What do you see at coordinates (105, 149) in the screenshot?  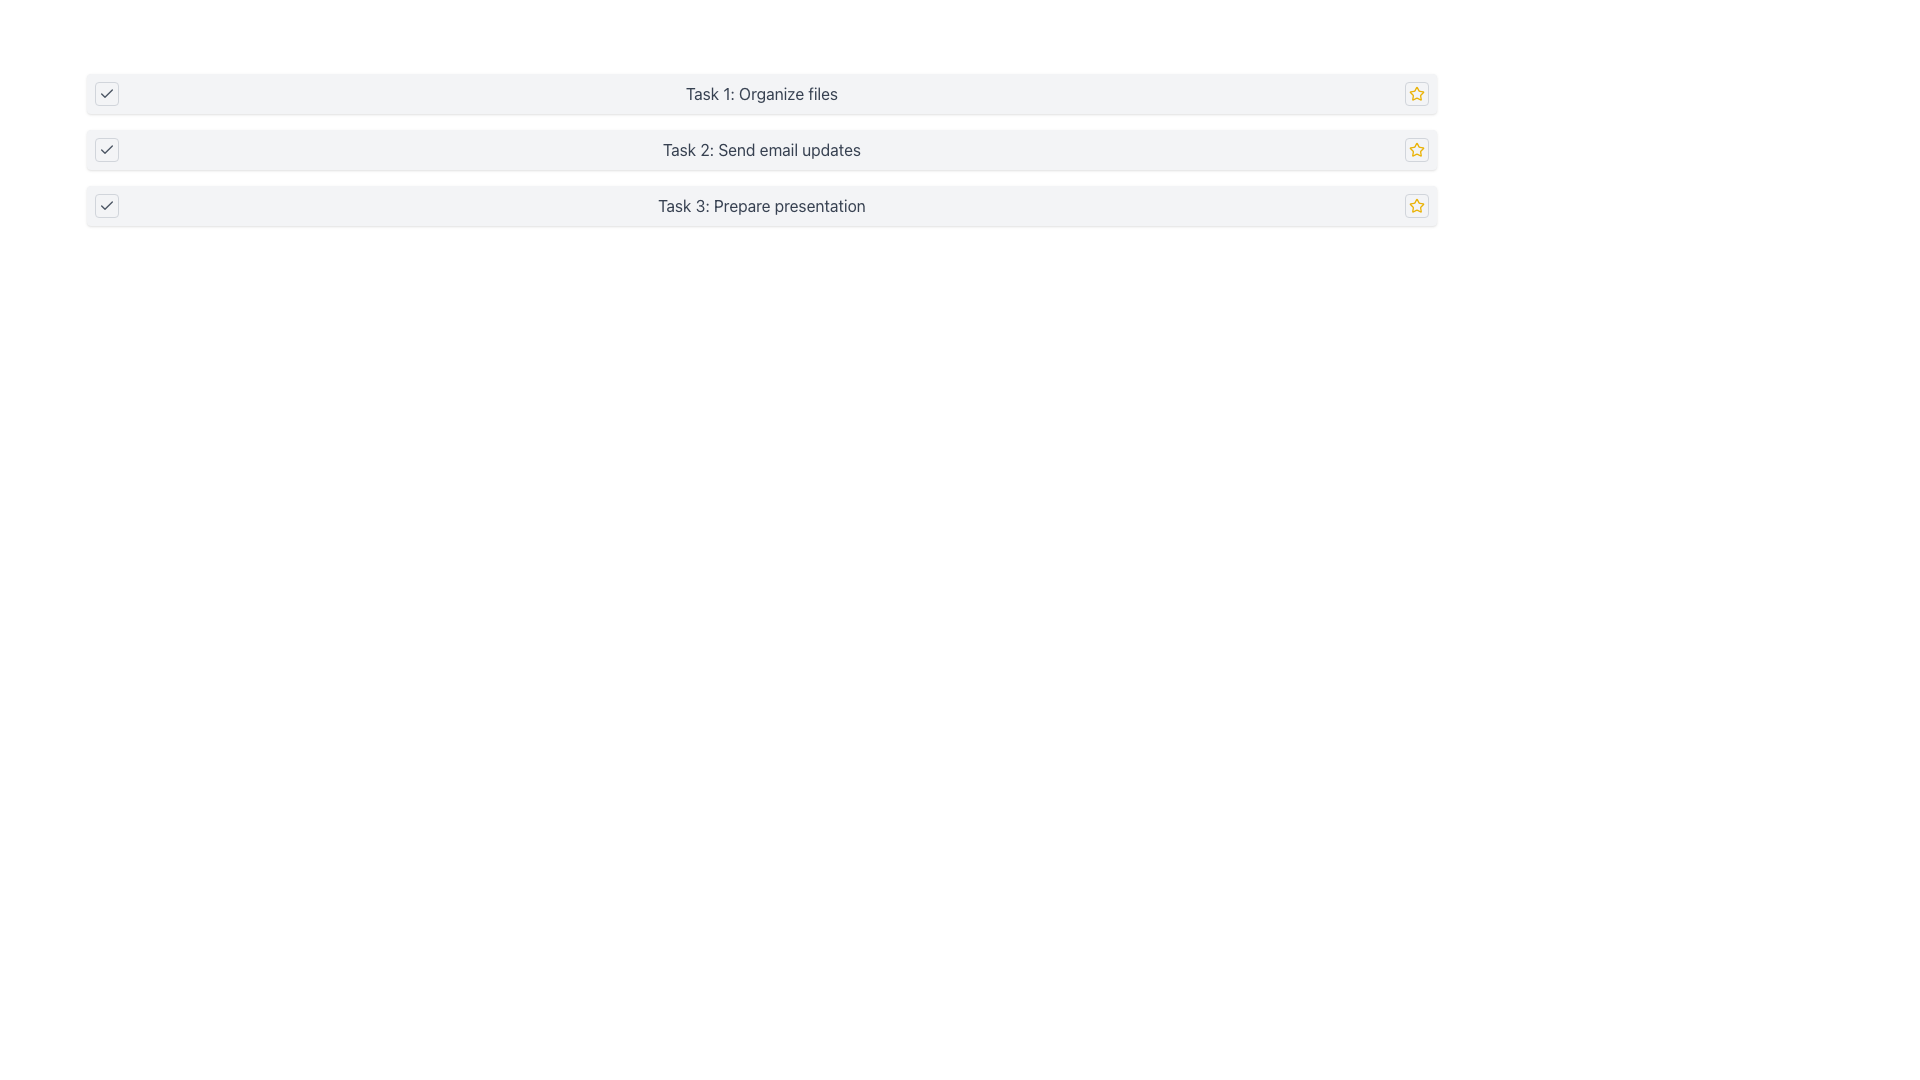 I see `the interactive checkbox located to the left of the text for 'Task 2: Send email updates'` at bounding box center [105, 149].